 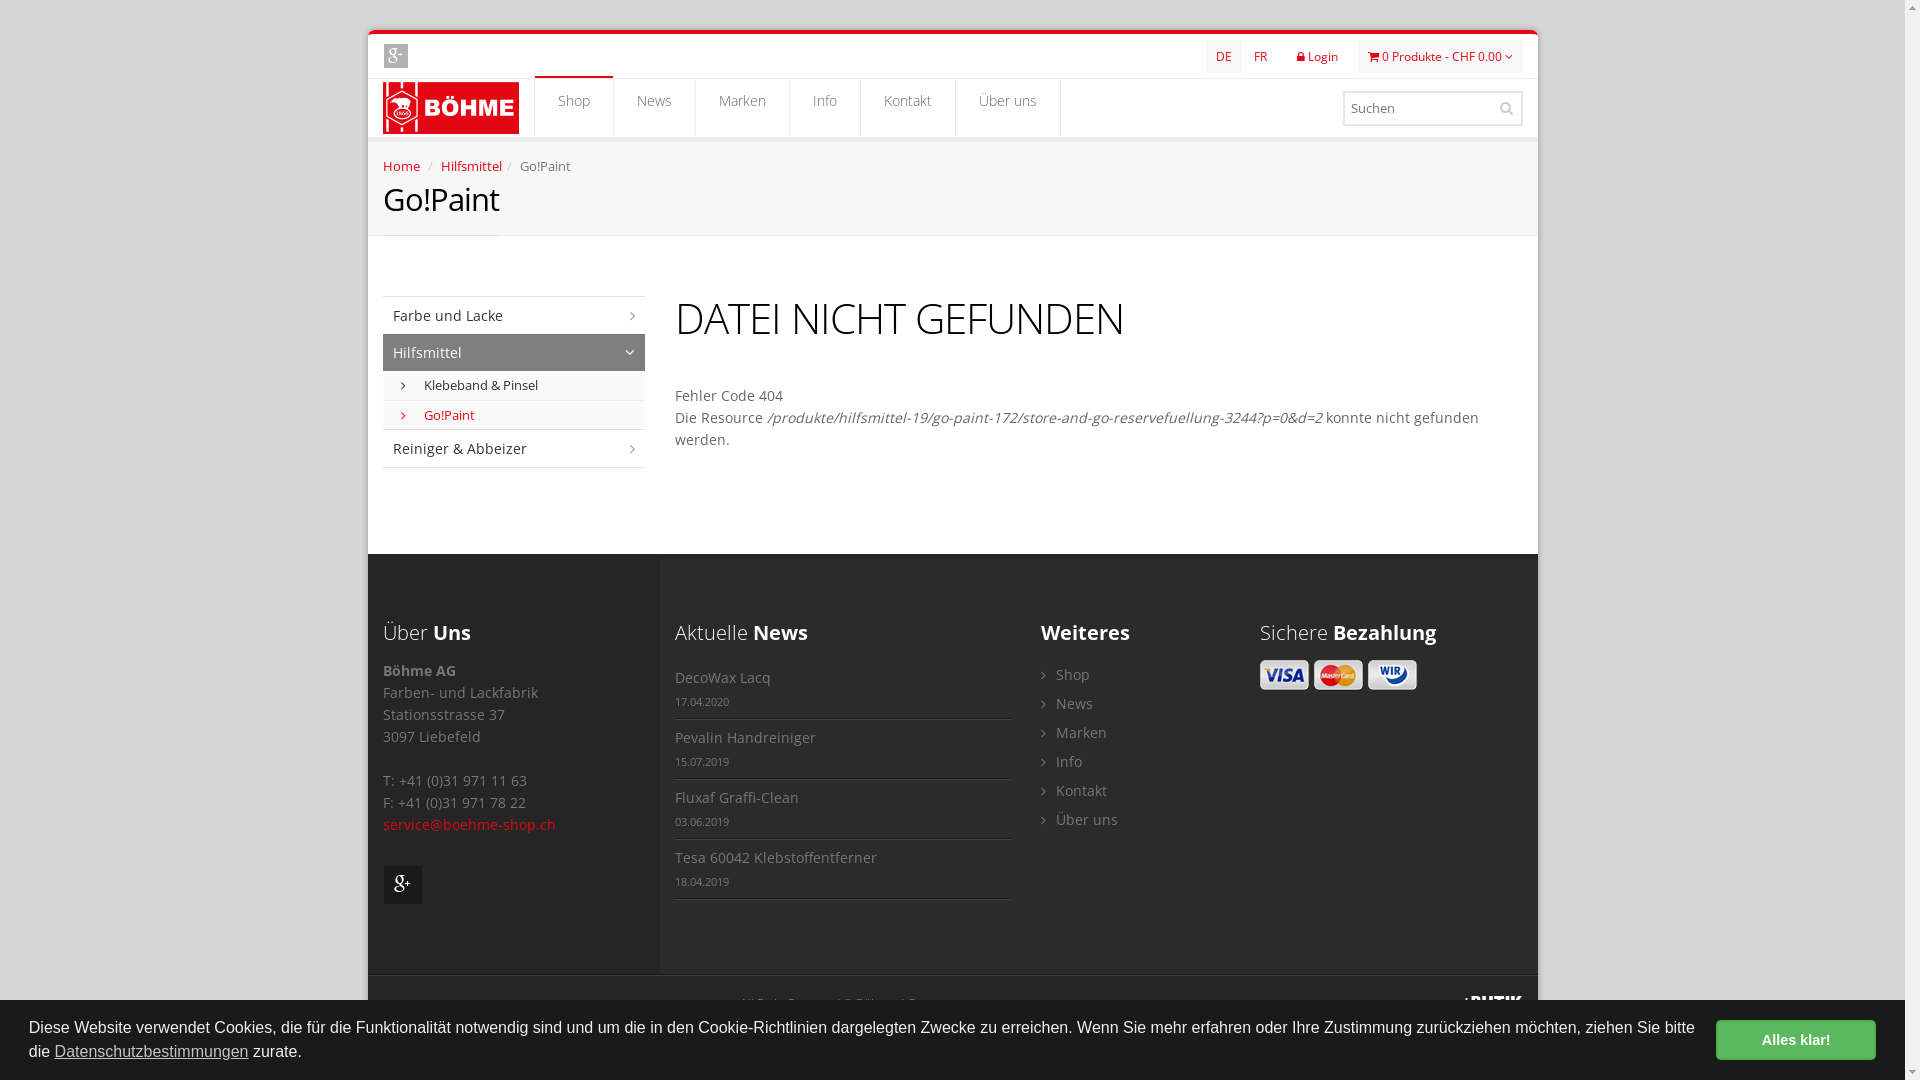 I want to click on '0 Produkte - CHF 0.00', so click(x=1440, y=55).